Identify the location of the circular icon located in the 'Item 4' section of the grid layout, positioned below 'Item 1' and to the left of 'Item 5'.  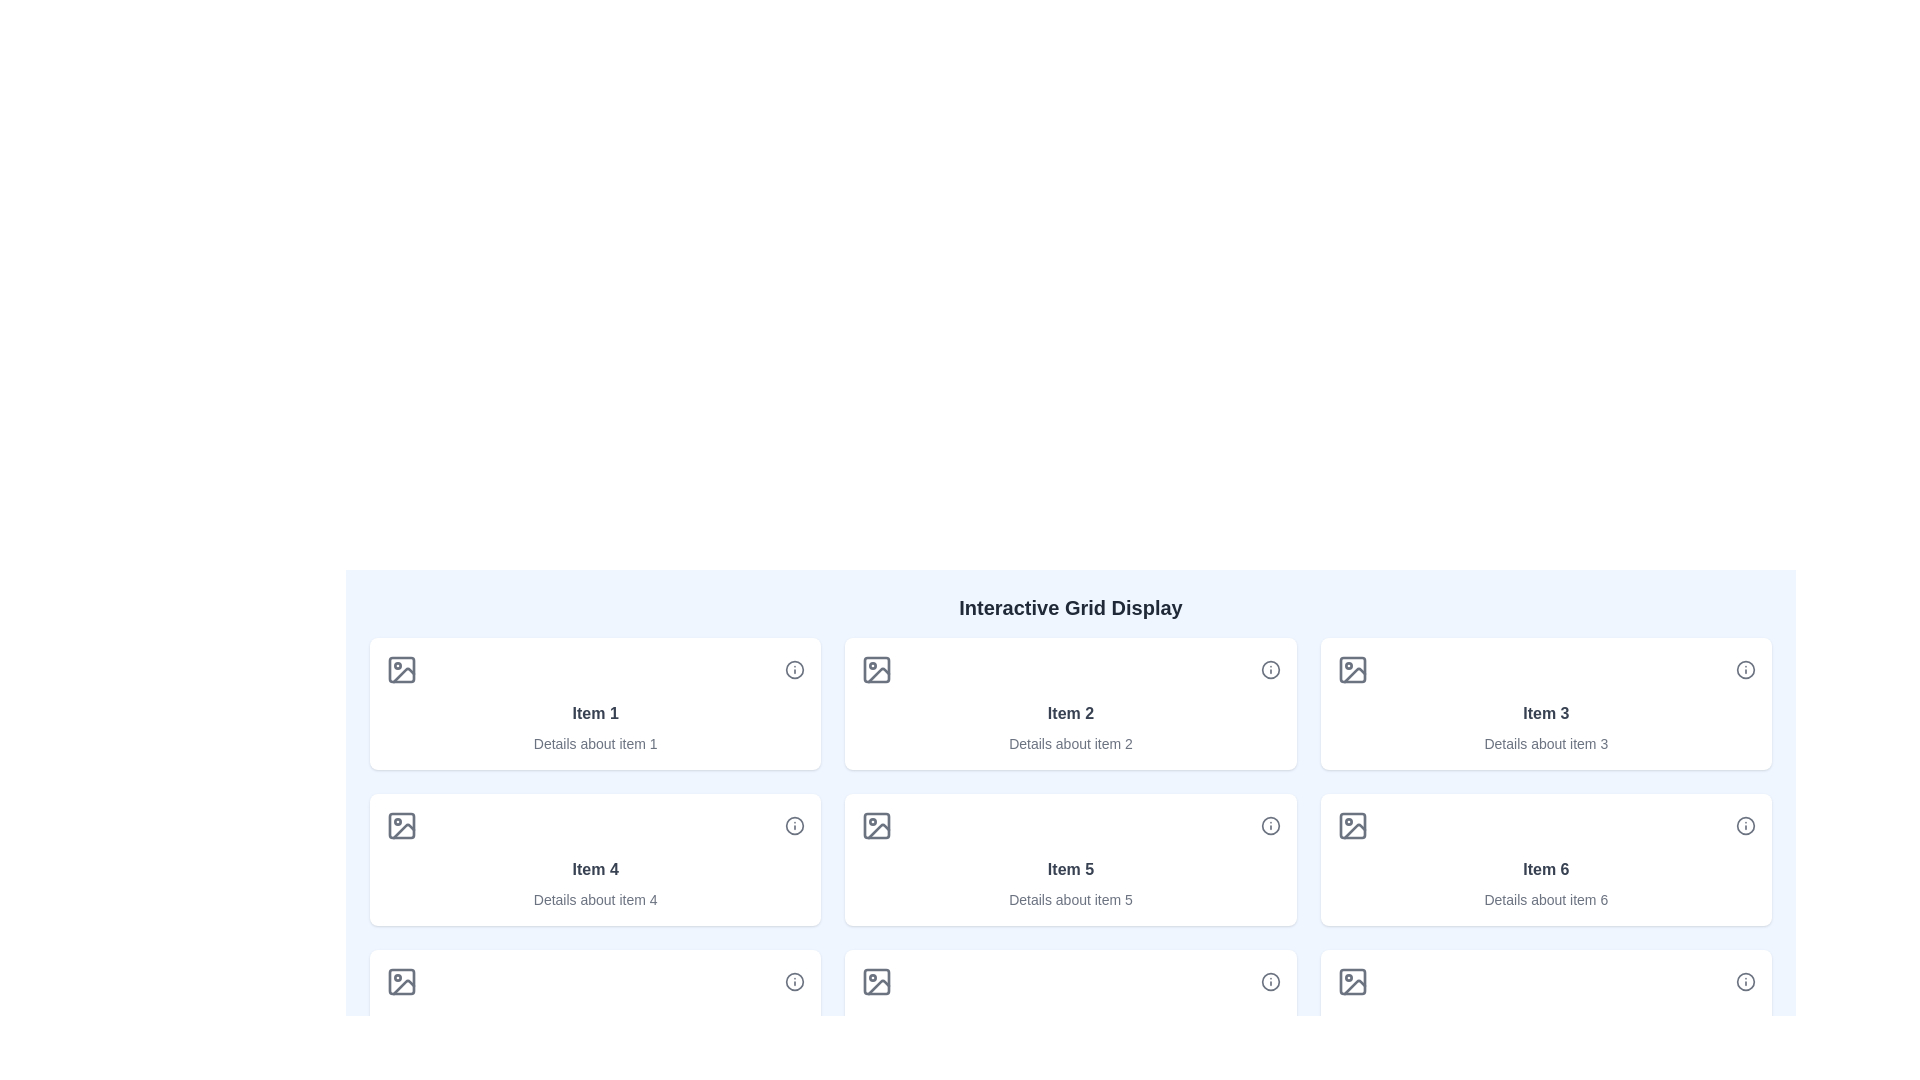
(794, 825).